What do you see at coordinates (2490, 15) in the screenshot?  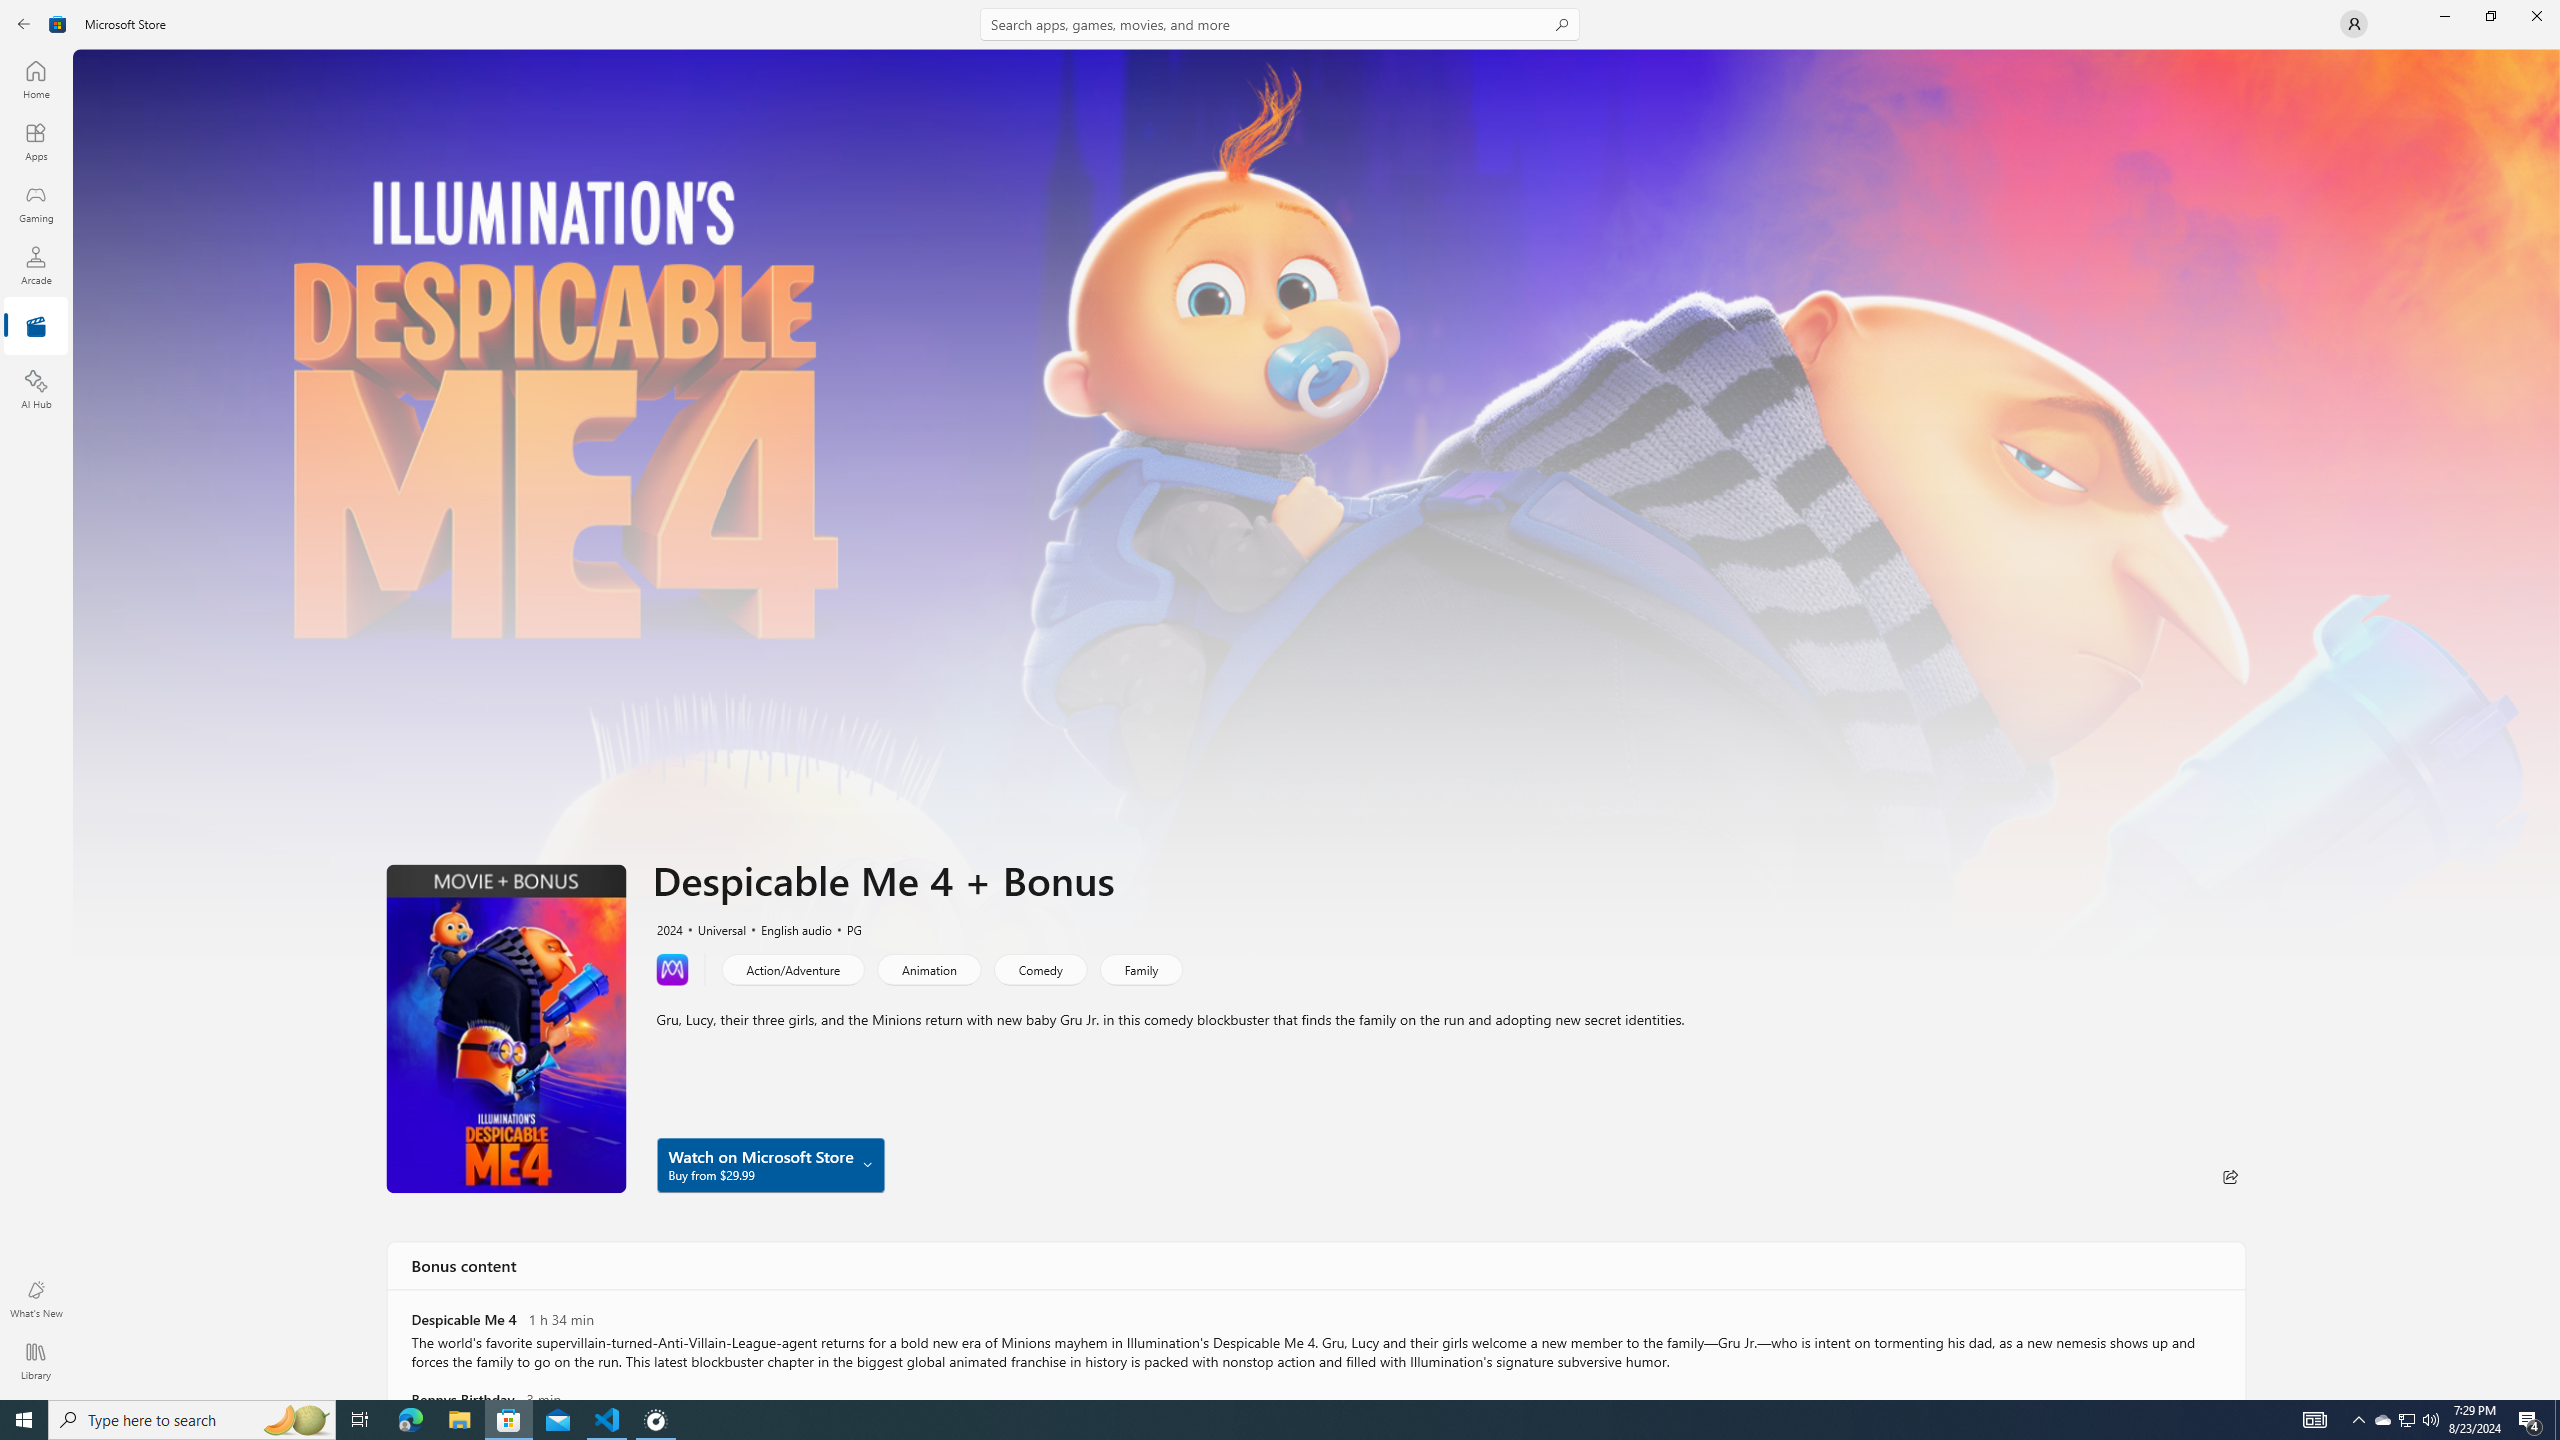 I see `'Restore Microsoft Store'` at bounding box center [2490, 15].